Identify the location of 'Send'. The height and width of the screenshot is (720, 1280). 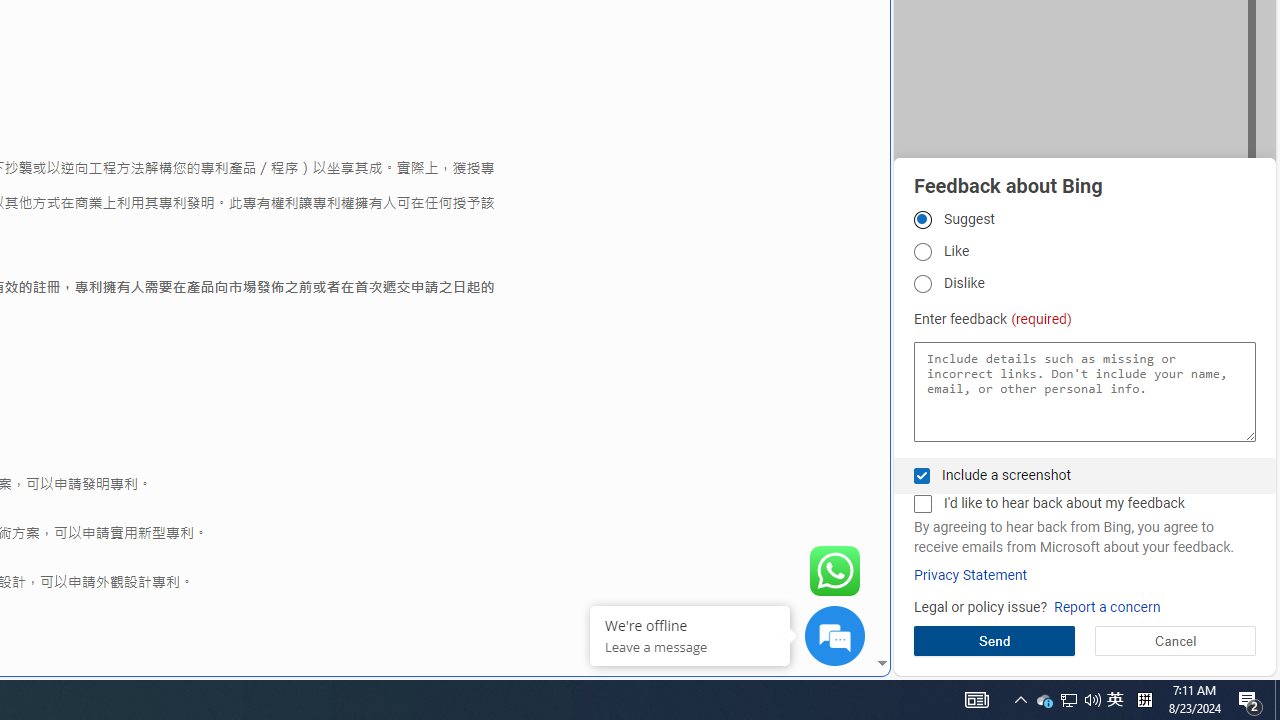
(994, 640).